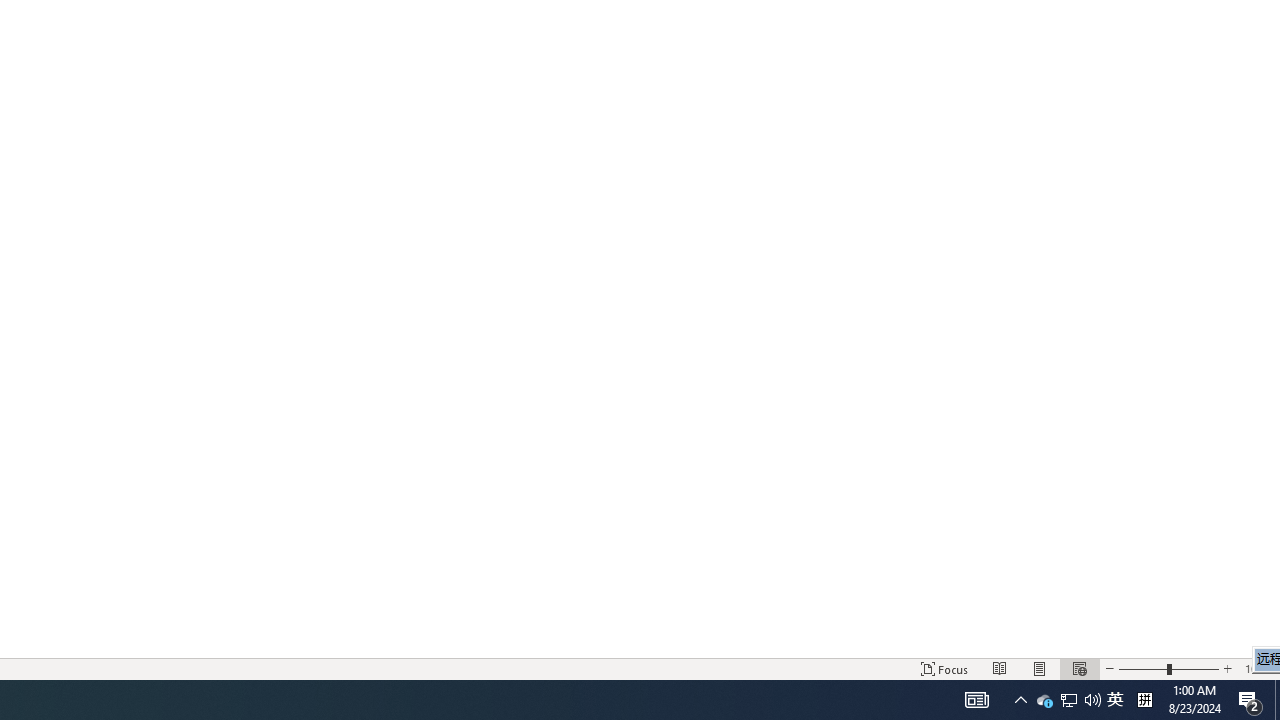  I want to click on 'Tray Input Indicator - Chinese (Simplified, China)', so click(1144, 698).